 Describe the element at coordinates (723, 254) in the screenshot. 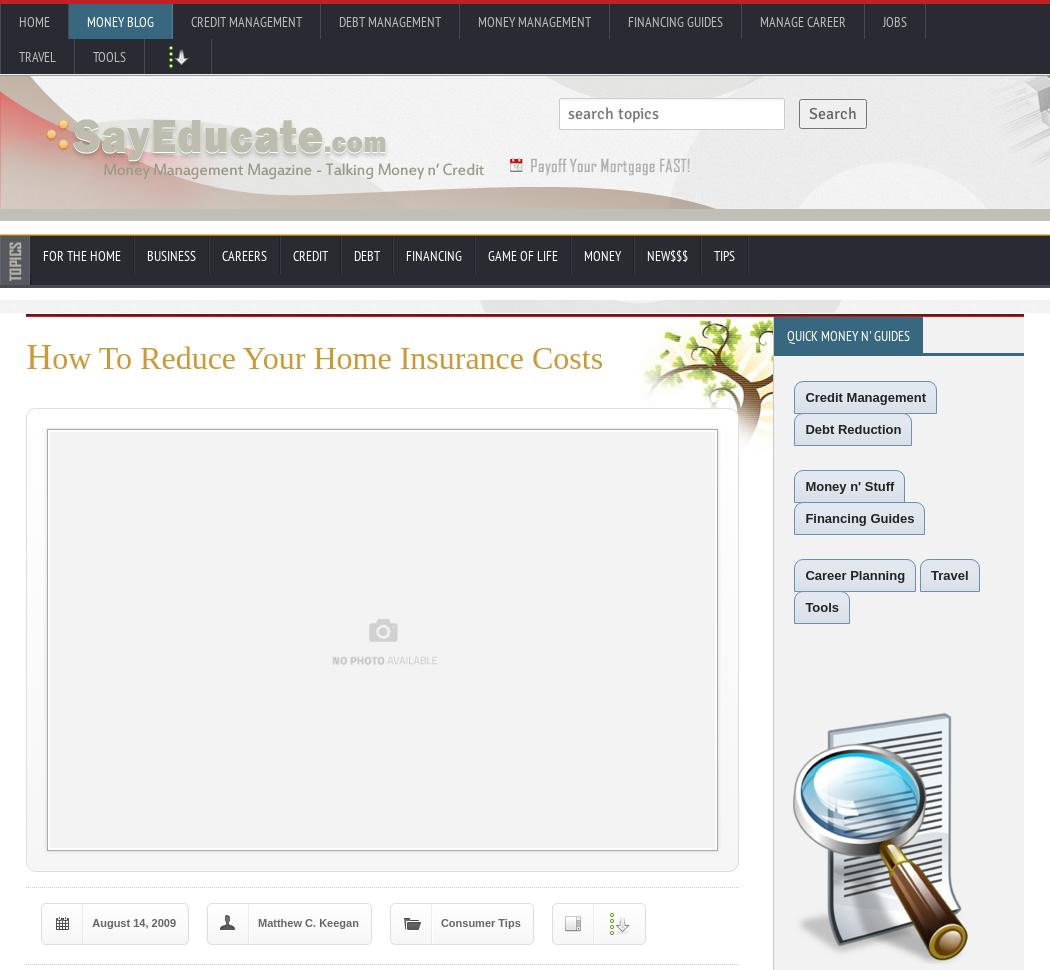

I see `'Tips'` at that location.